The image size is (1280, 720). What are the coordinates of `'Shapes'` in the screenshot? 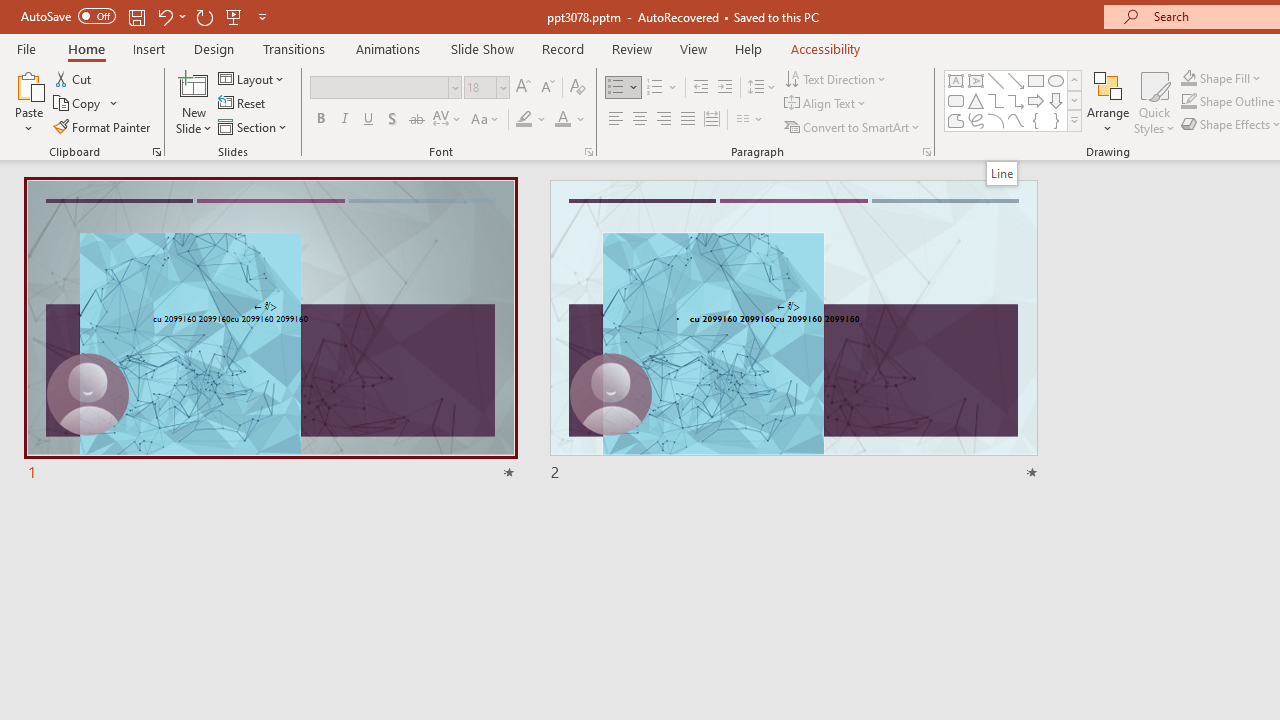 It's located at (1073, 120).